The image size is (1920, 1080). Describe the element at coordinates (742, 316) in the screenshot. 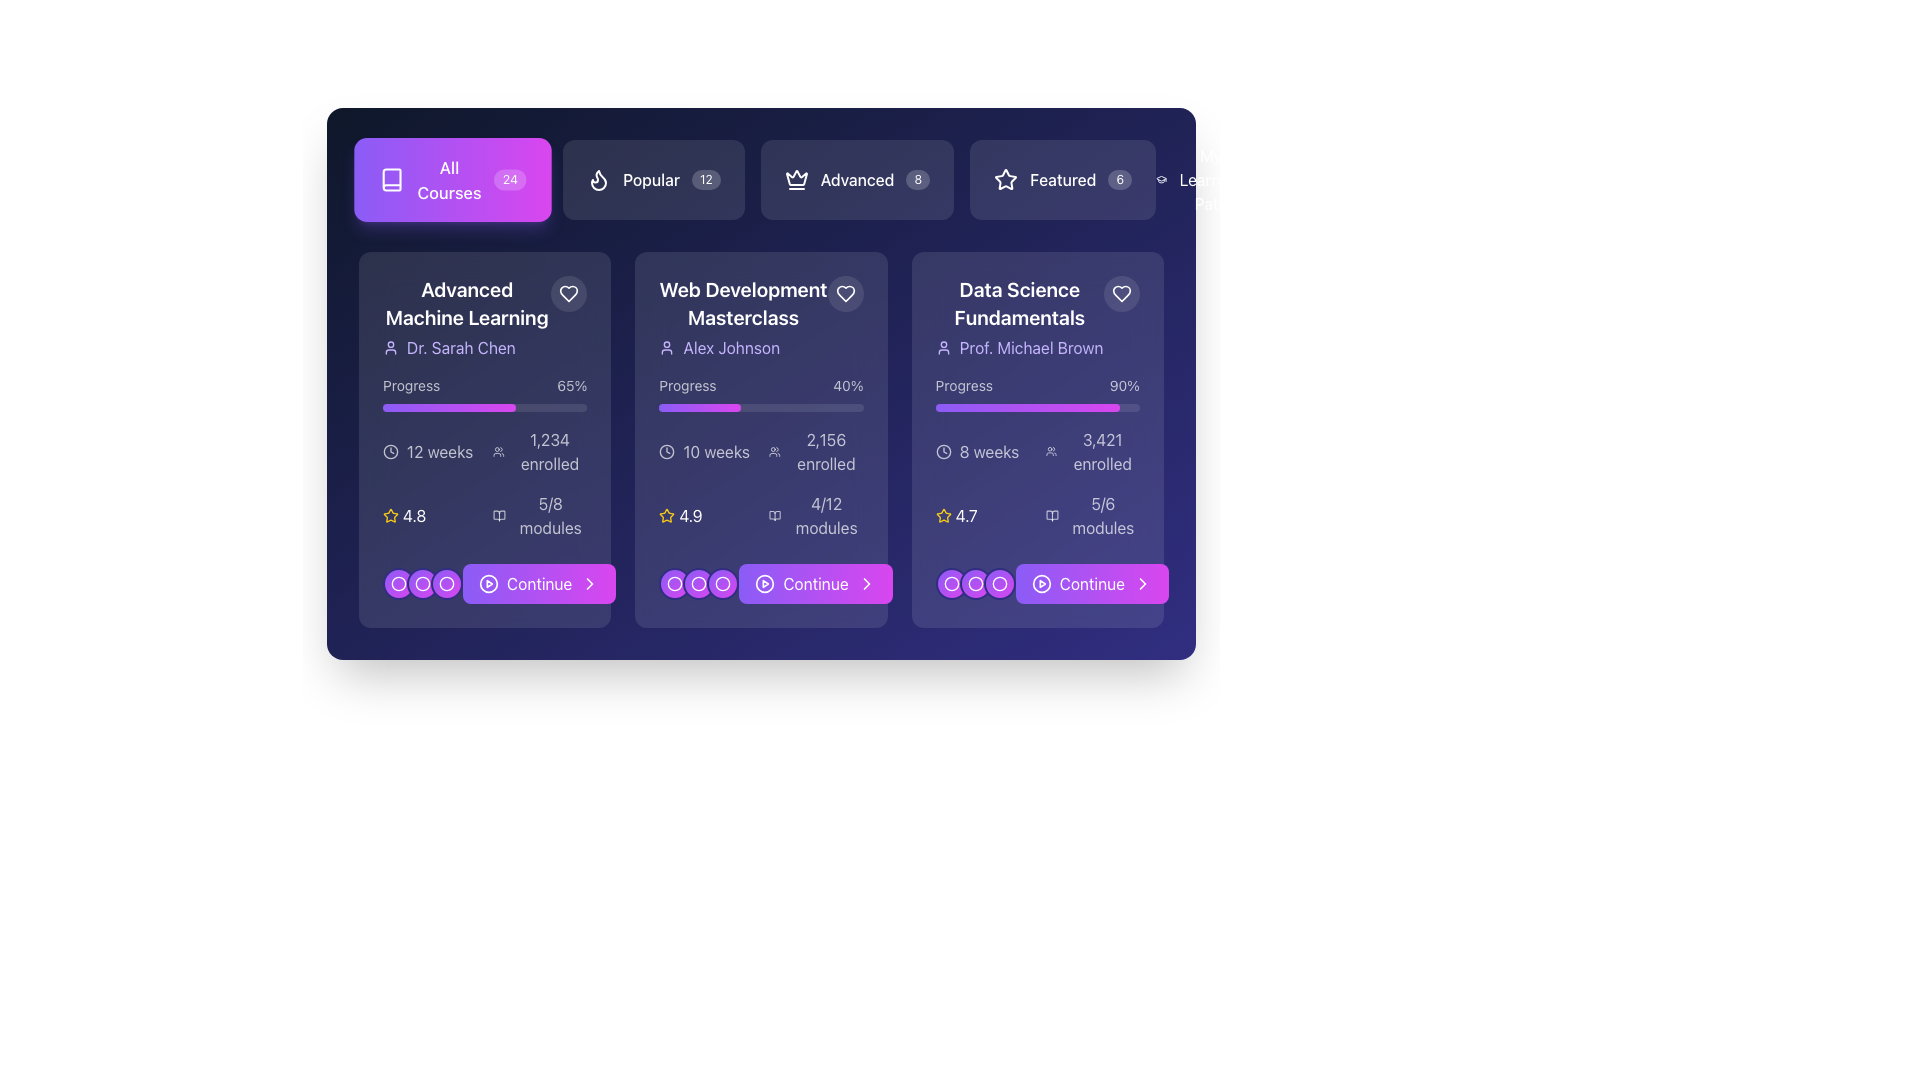

I see `course title 'Web Development Masterclass' and instructor's name 'Alex Johnson' from the text label located centrally in the card titled 'Web Development Masterclass'` at that location.